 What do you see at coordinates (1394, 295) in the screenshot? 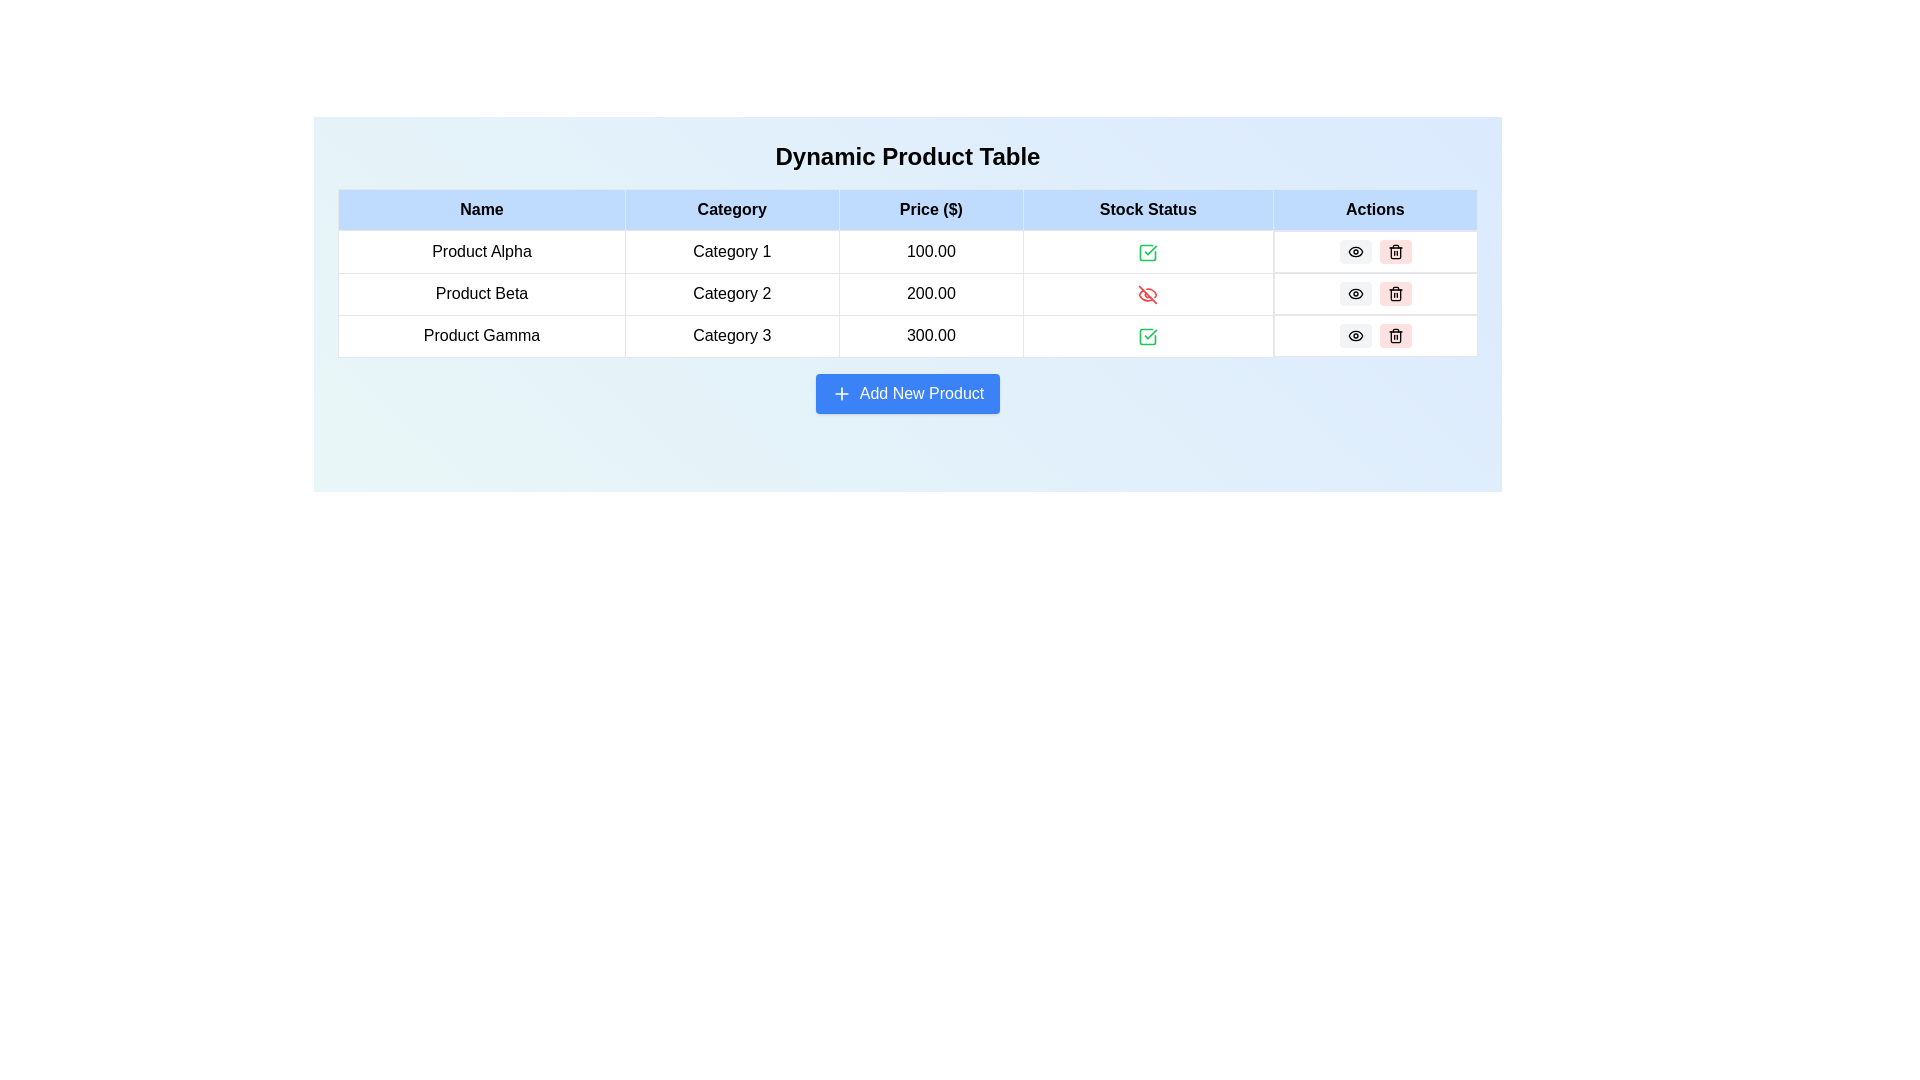
I see `the delete icon within the trash button located in the second row of the table under the 'Actions' column` at bounding box center [1394, 295].